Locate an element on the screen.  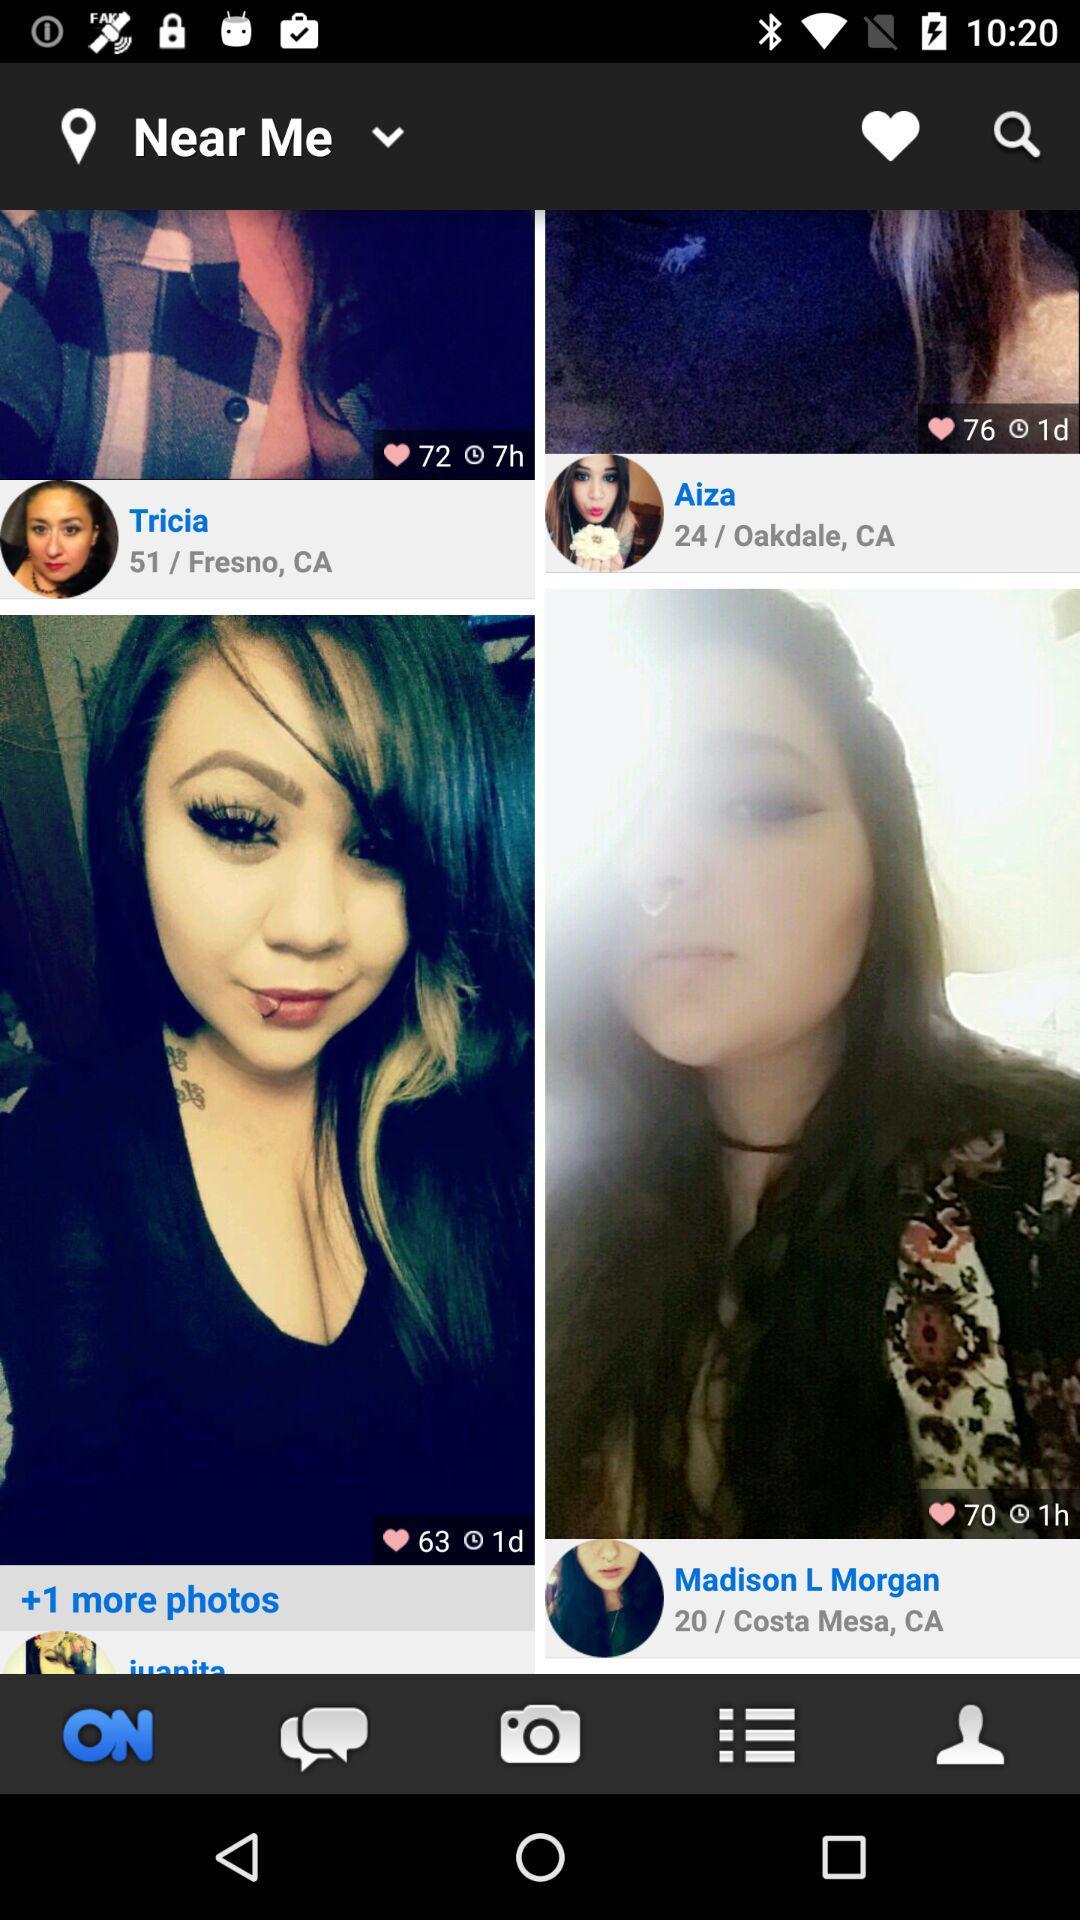
go chat is located at coordinates (323, 1733).